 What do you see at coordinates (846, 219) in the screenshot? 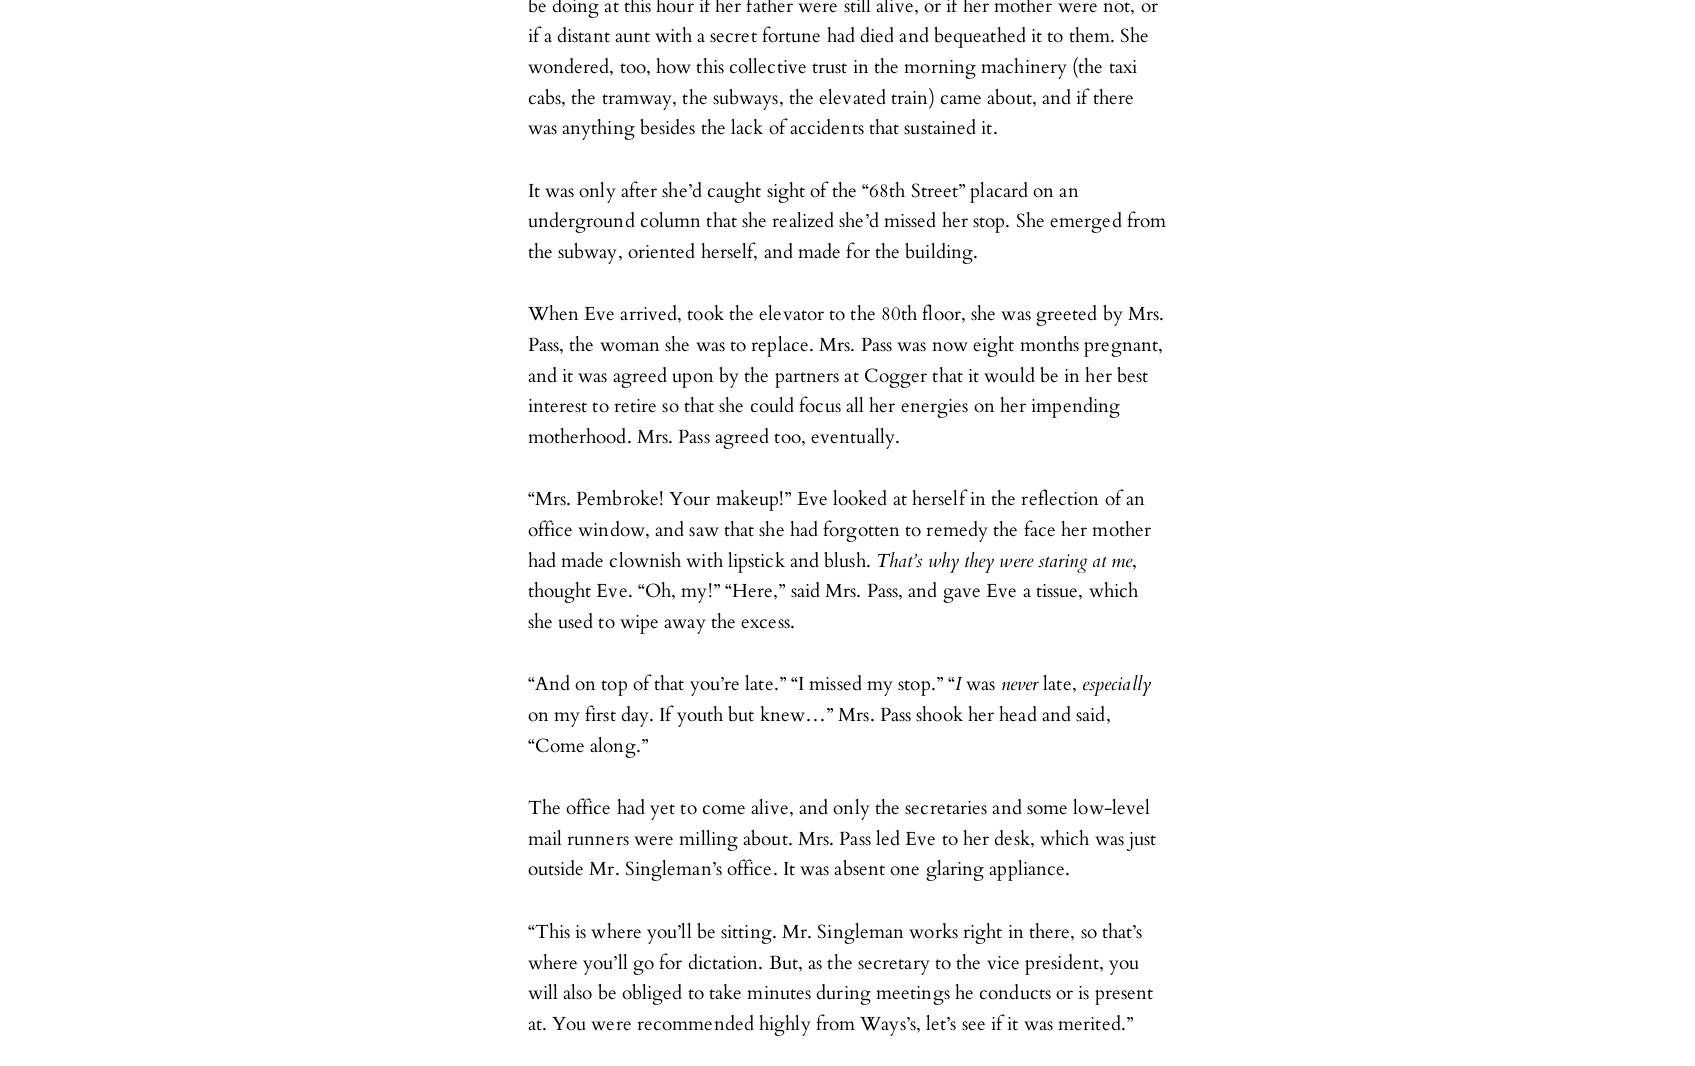
I see `'Street” placard on an underground column that she realized she’d missed her stop. She emerged from the subway, oriented herself, and made for the building.'` at bounding box center [846, 219].